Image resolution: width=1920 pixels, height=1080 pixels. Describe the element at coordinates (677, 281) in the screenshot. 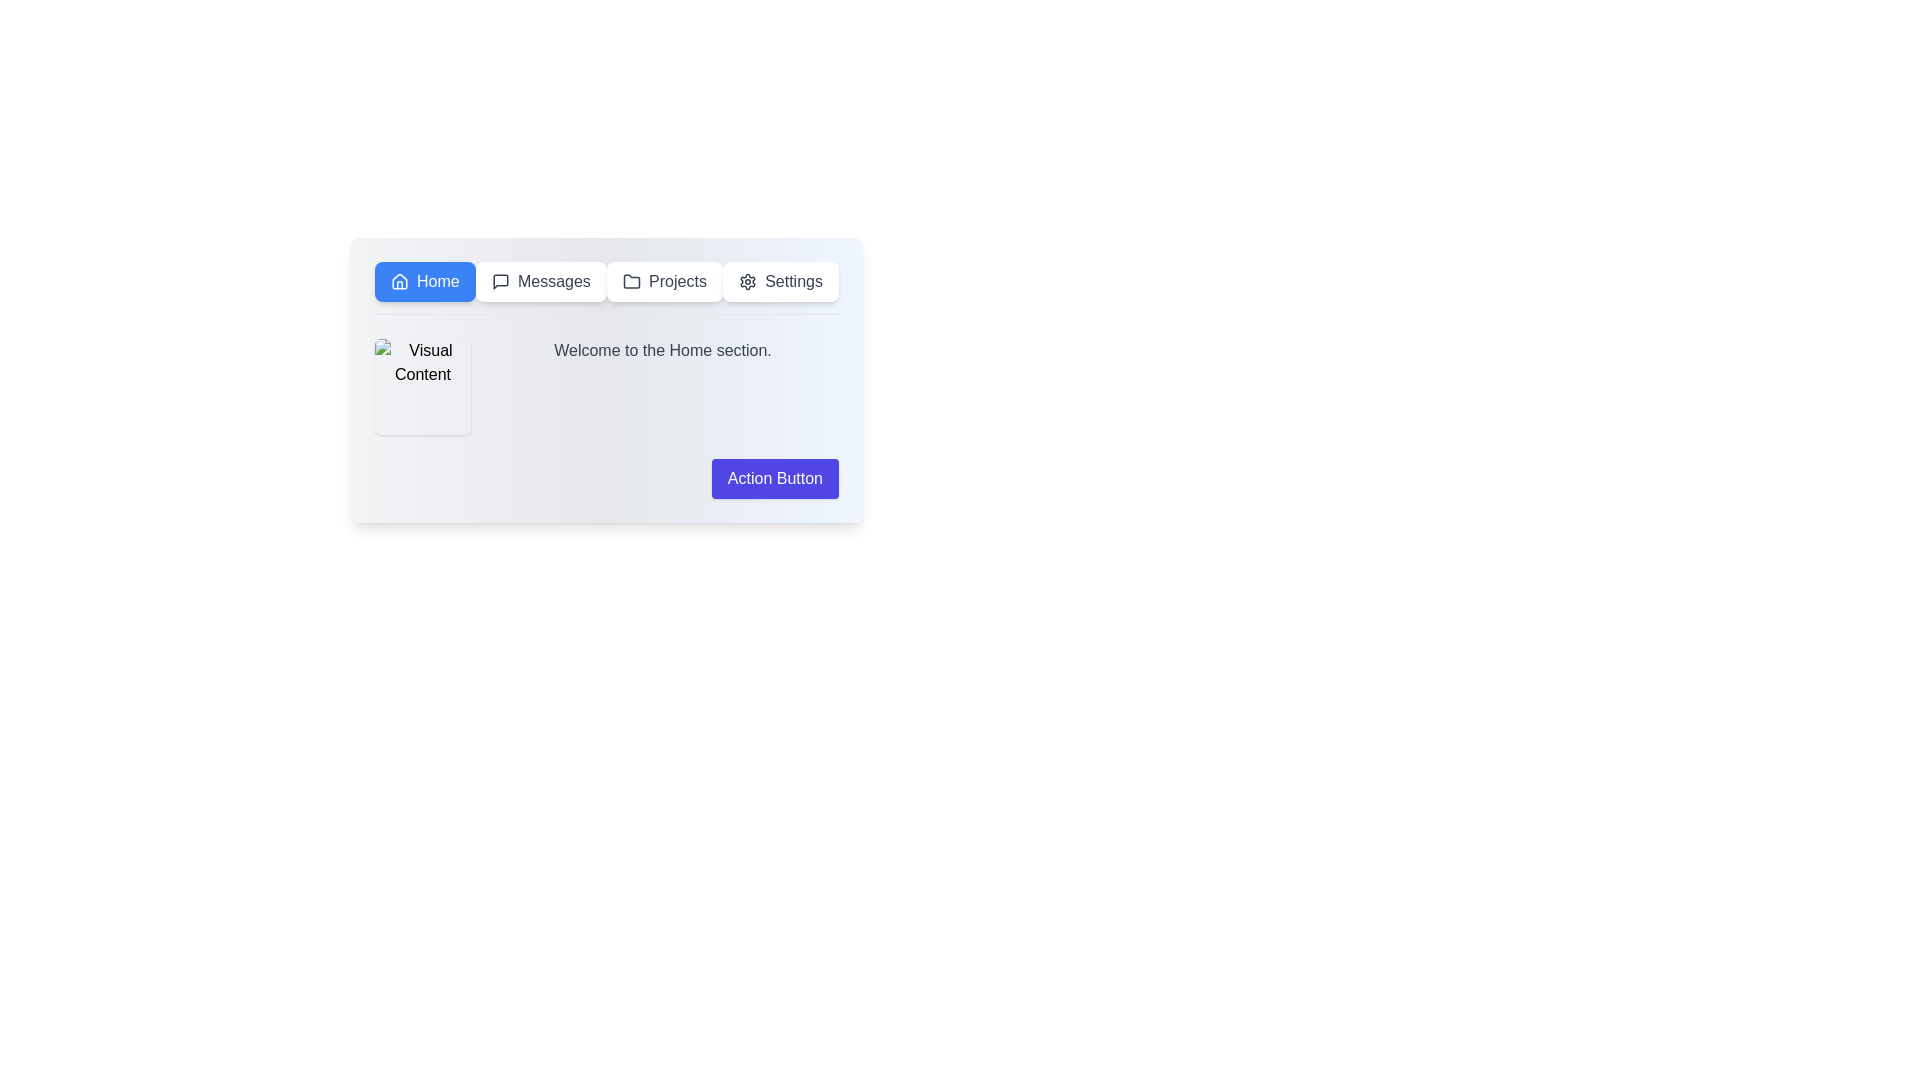

I see `the text label reading 'Projects' which is styled in dark gray and is positioned in the navigation row at the top-center of the interface` at that location.